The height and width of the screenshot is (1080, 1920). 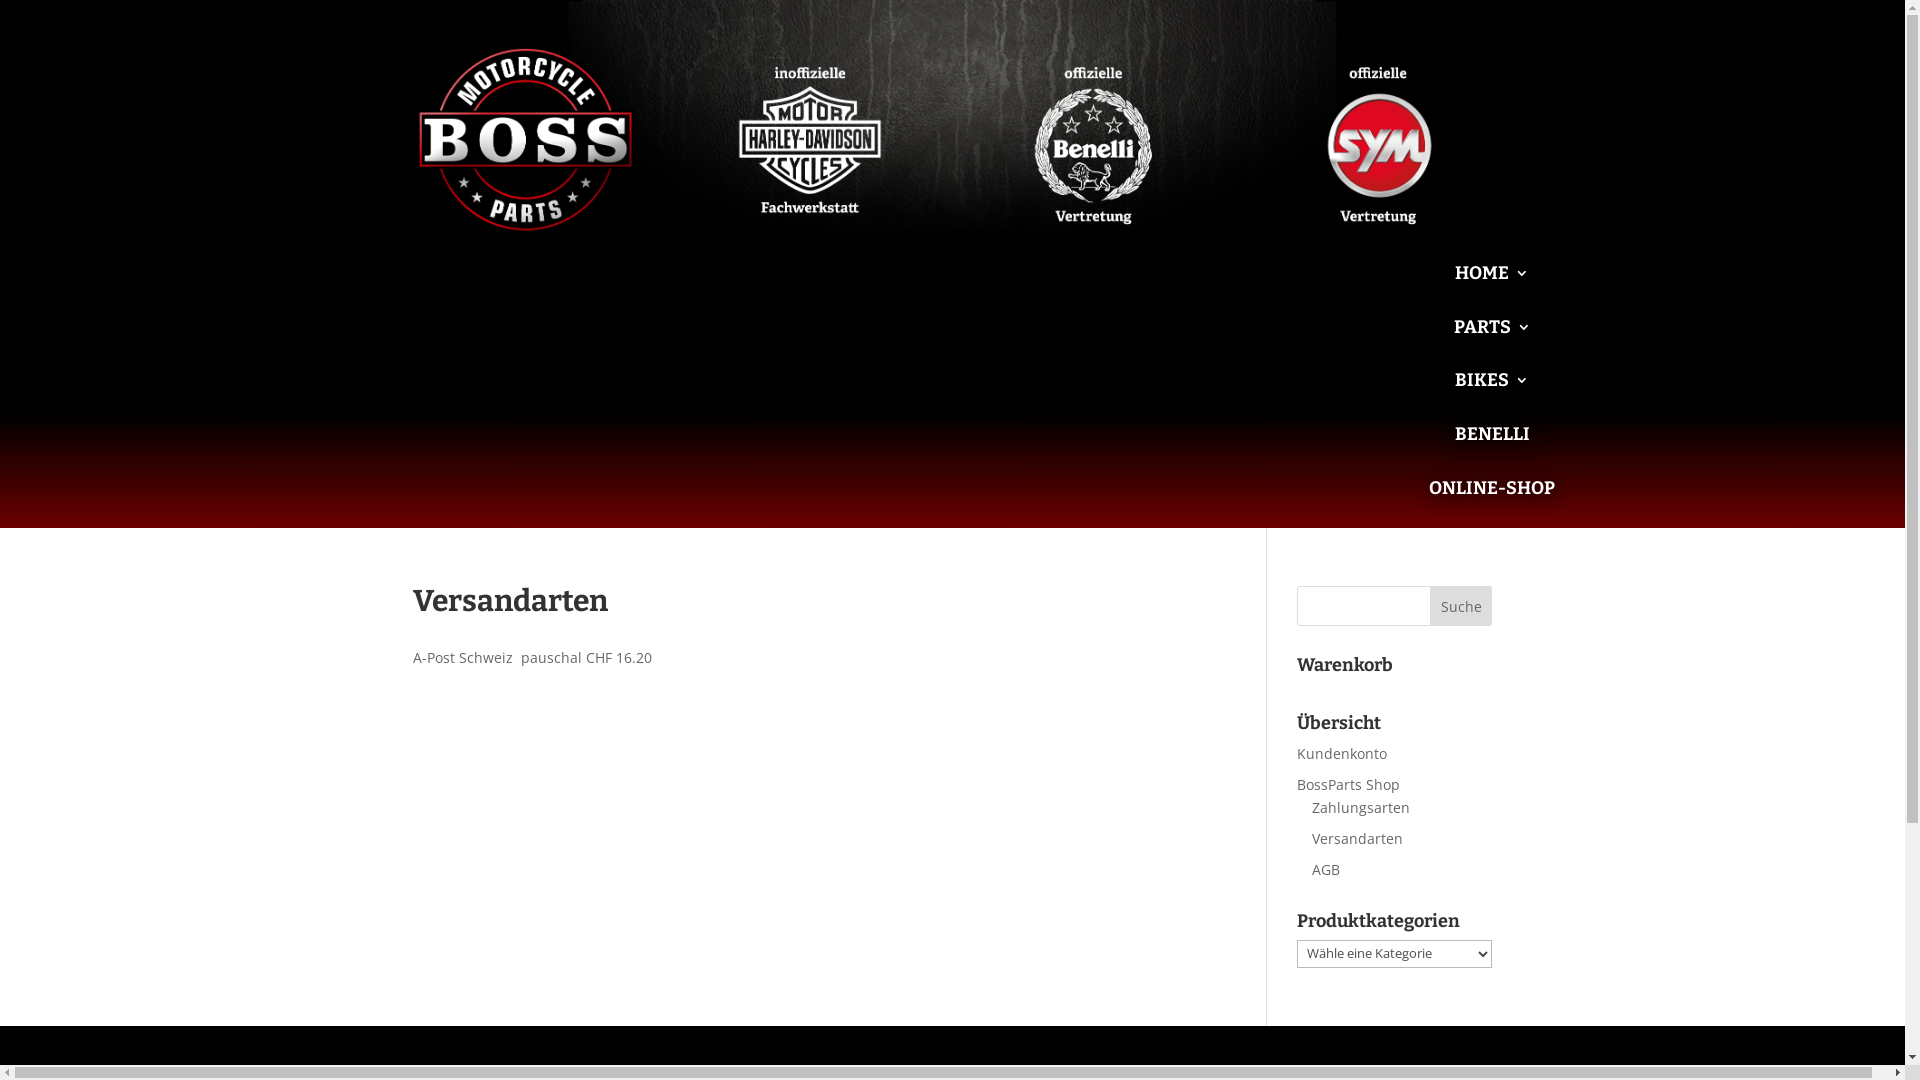 I want to click on 'BossParts Shop', so click(x=1348, y=783).